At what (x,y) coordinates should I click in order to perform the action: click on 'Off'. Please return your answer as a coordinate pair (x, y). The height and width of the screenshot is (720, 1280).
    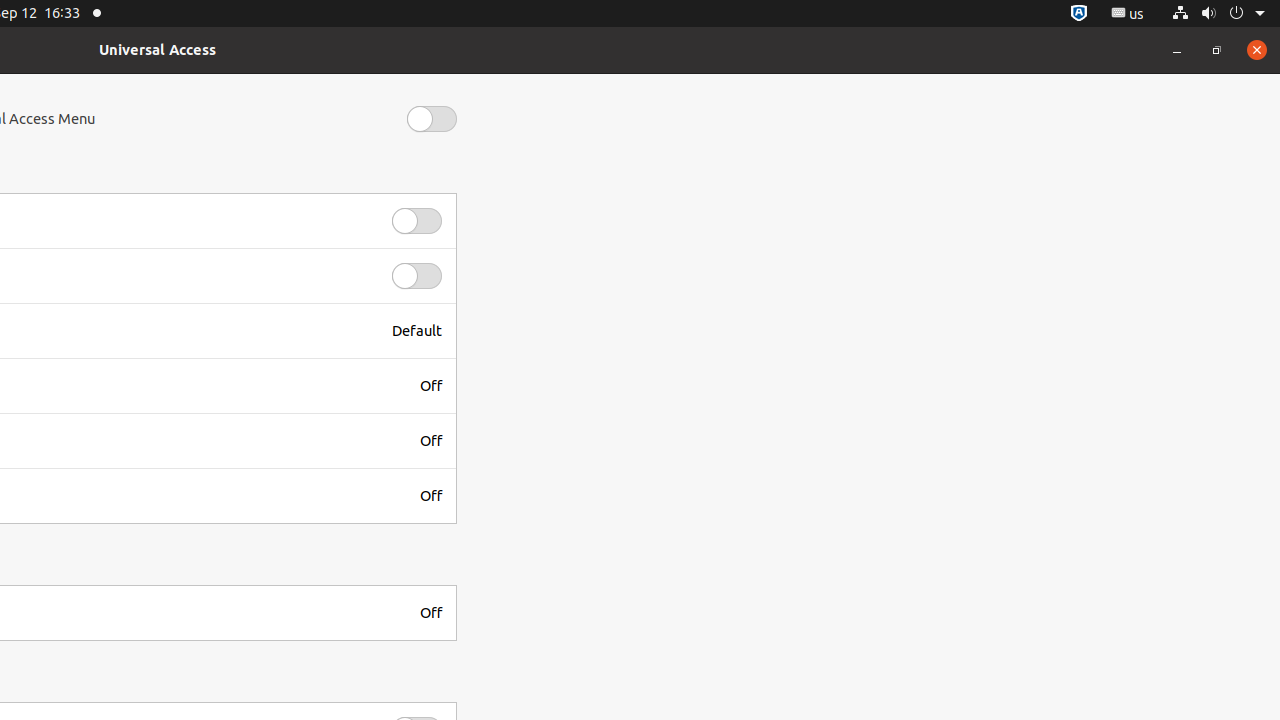
    Looking at the image, I should click on (429, 385).